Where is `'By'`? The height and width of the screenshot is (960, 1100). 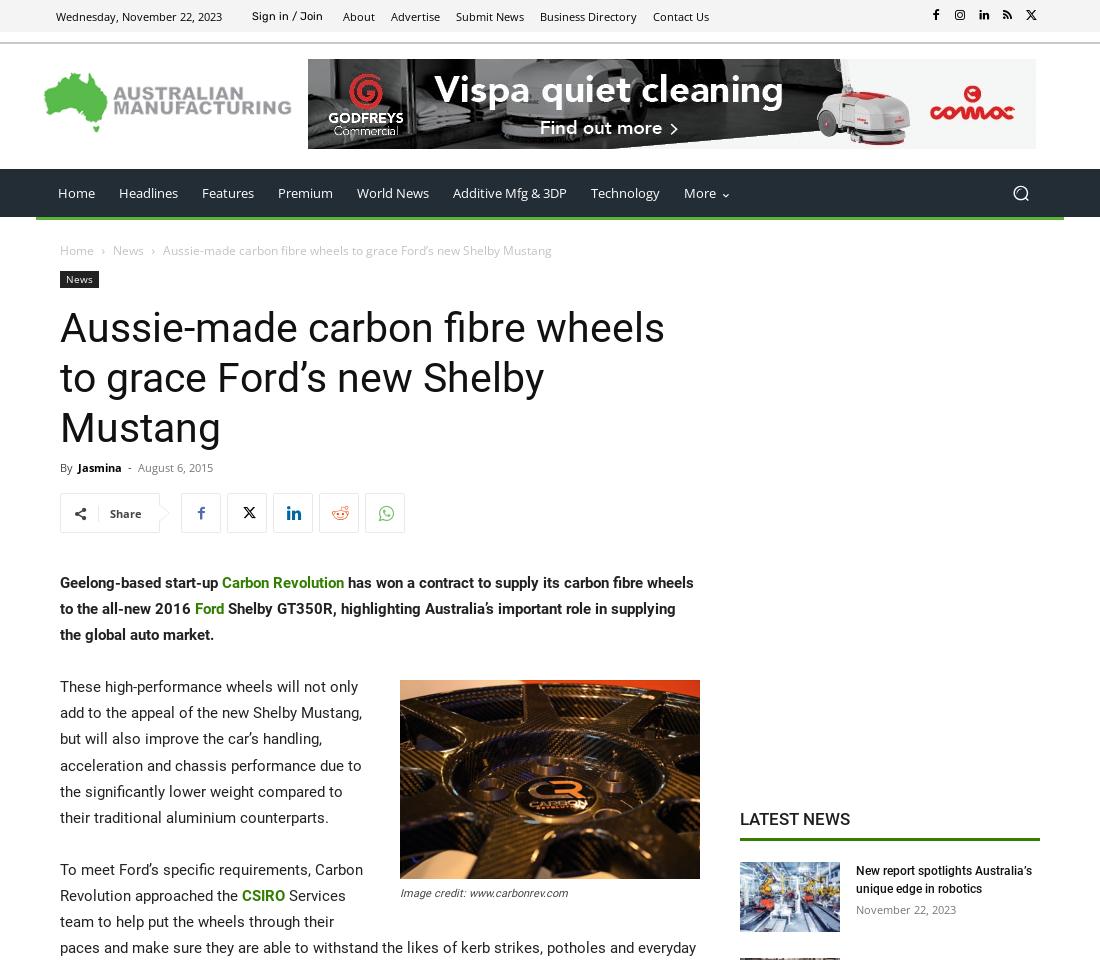
'By' is located at coordinates (65, 467).